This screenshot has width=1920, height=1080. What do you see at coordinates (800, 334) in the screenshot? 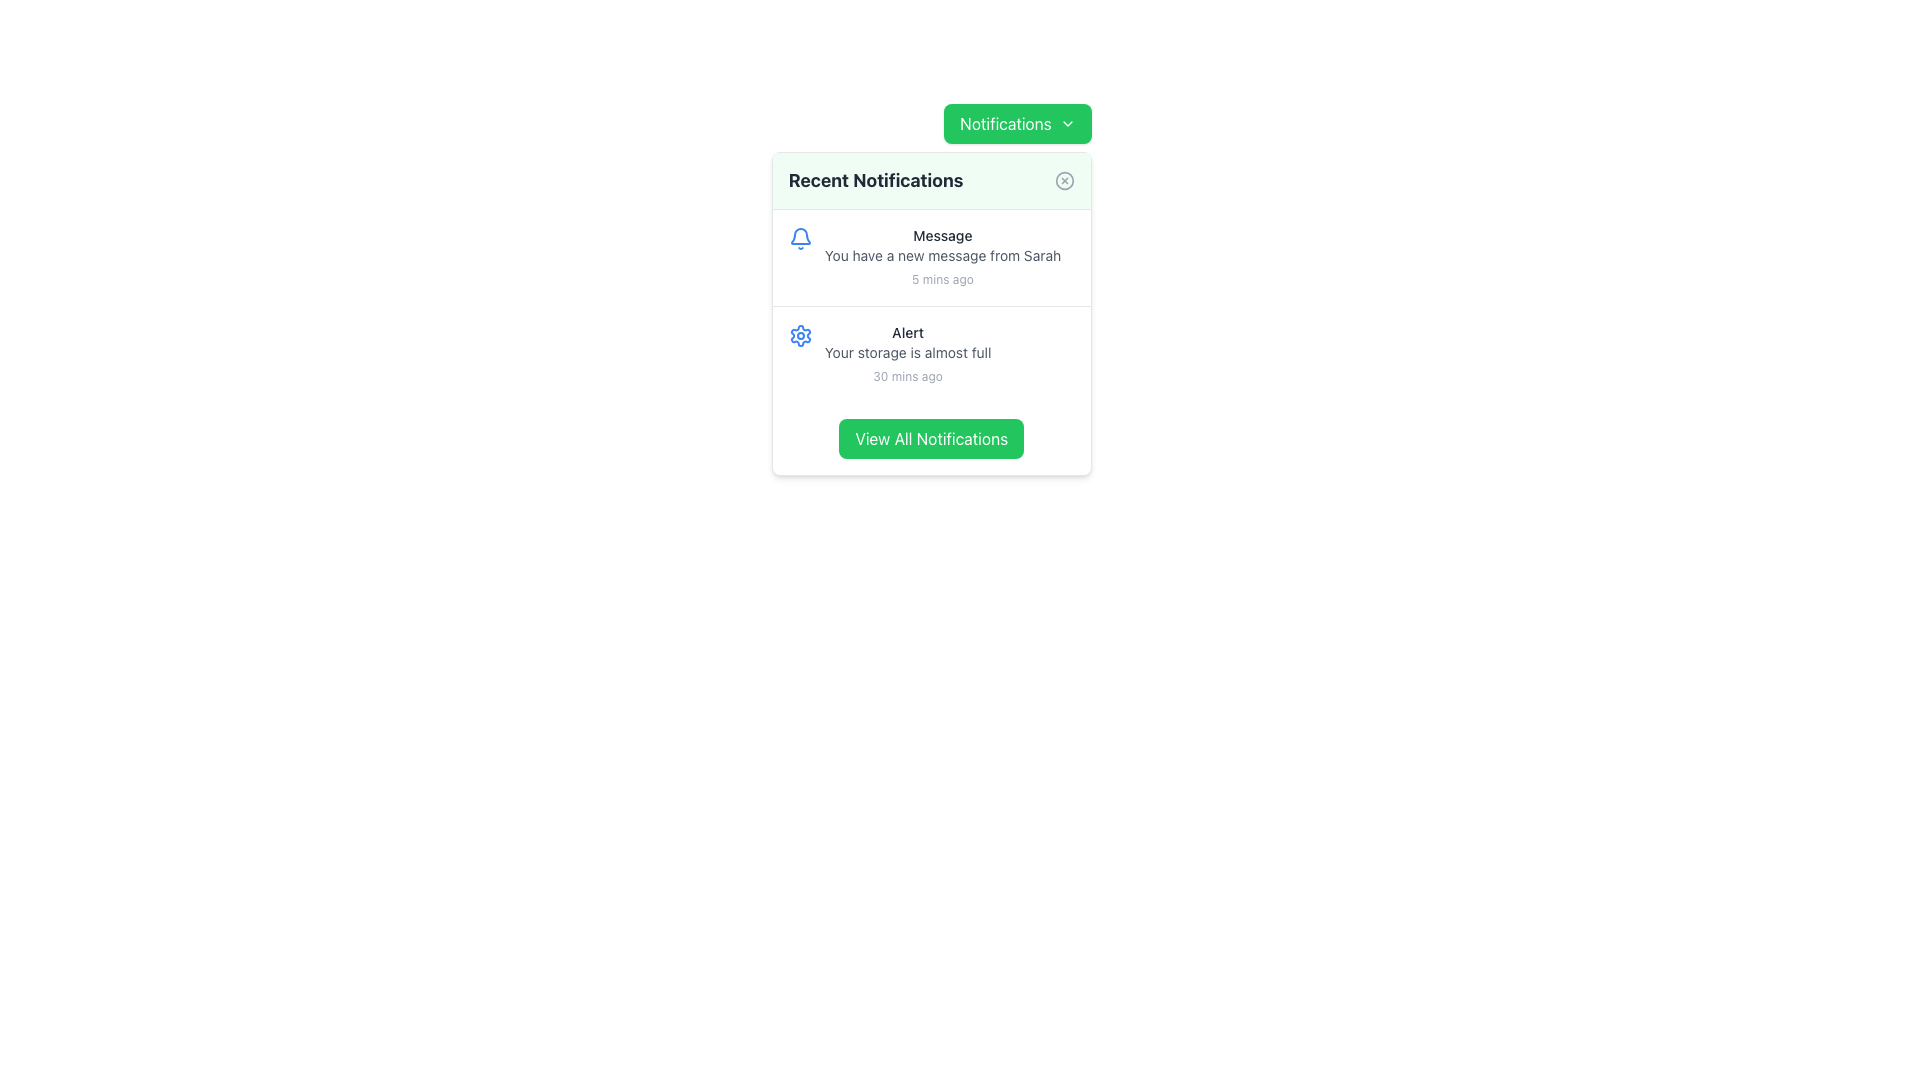
I see `the gear icon located to the left of the text 'Alert' in the second notification entry of the list` at bounding box center [800, 334].